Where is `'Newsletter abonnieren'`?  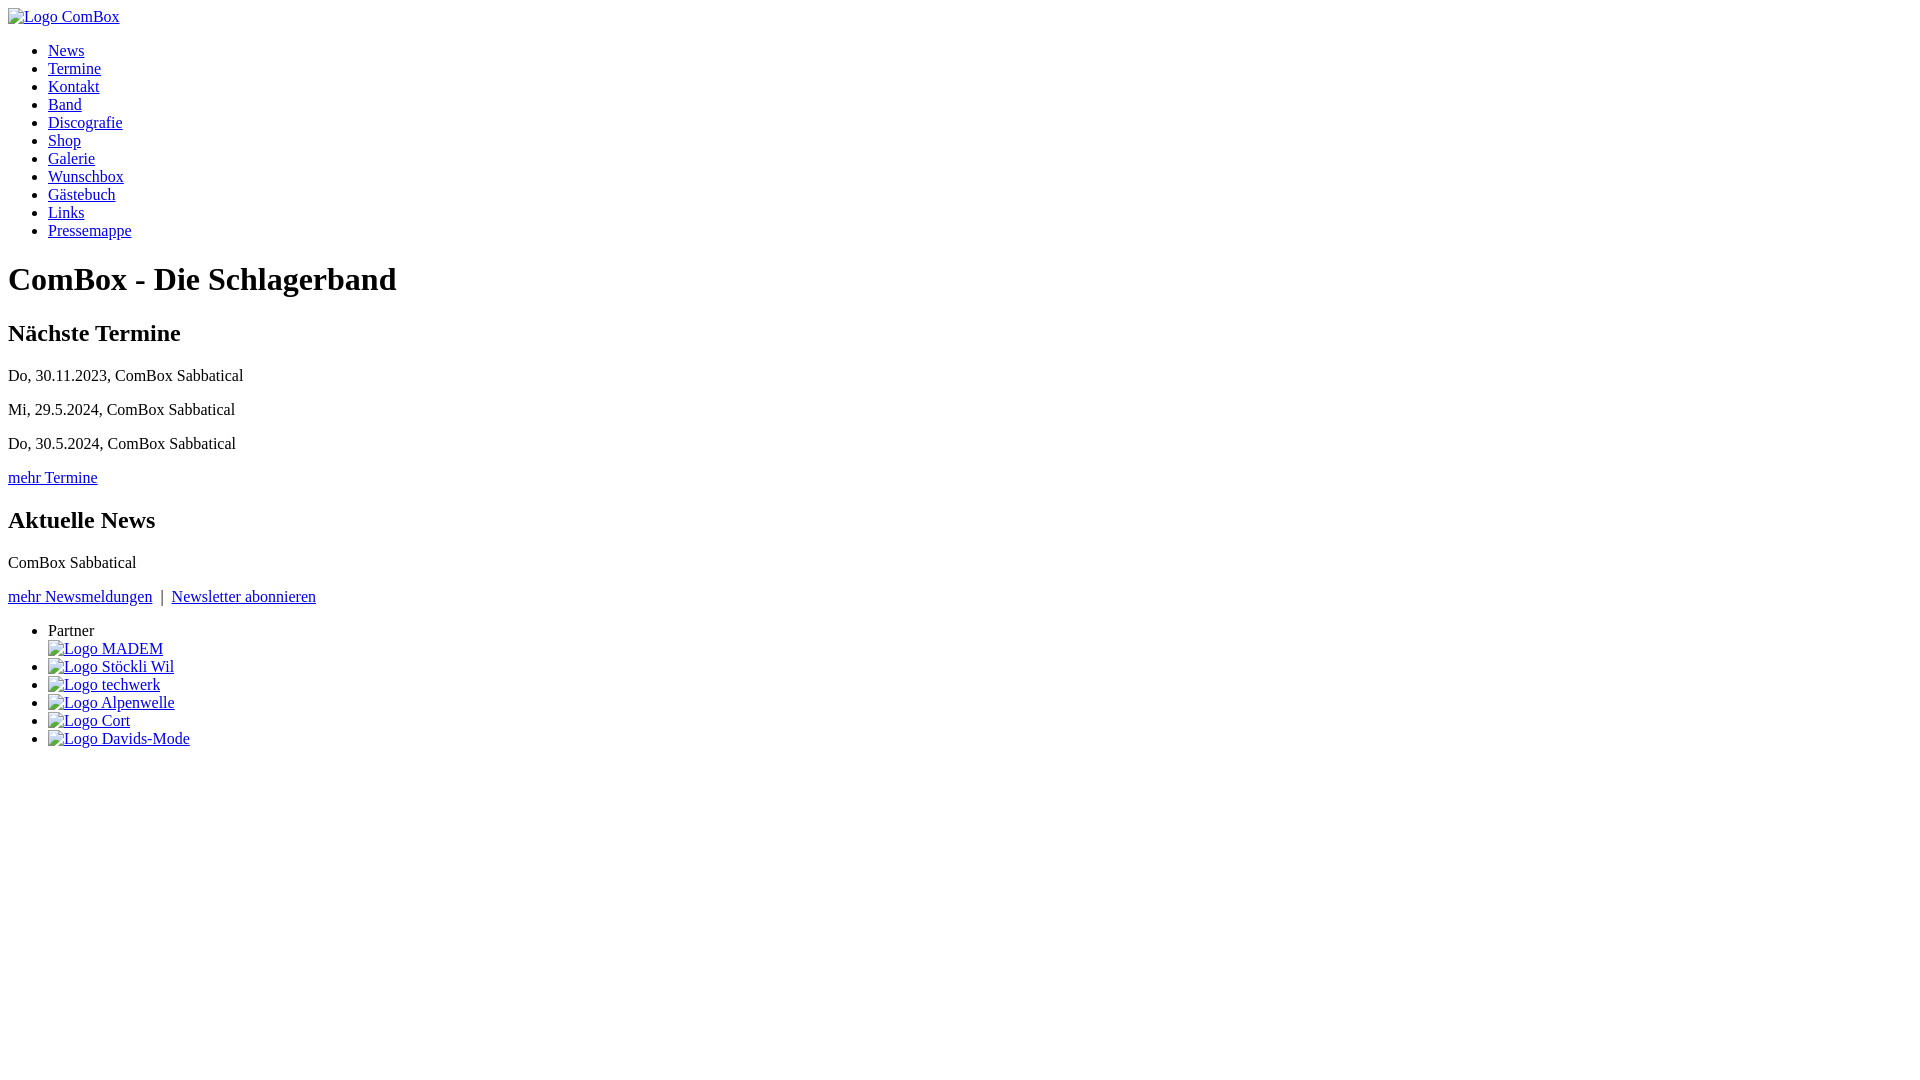 'Newsletter abonnieren' is located at coordinates (243, 595).